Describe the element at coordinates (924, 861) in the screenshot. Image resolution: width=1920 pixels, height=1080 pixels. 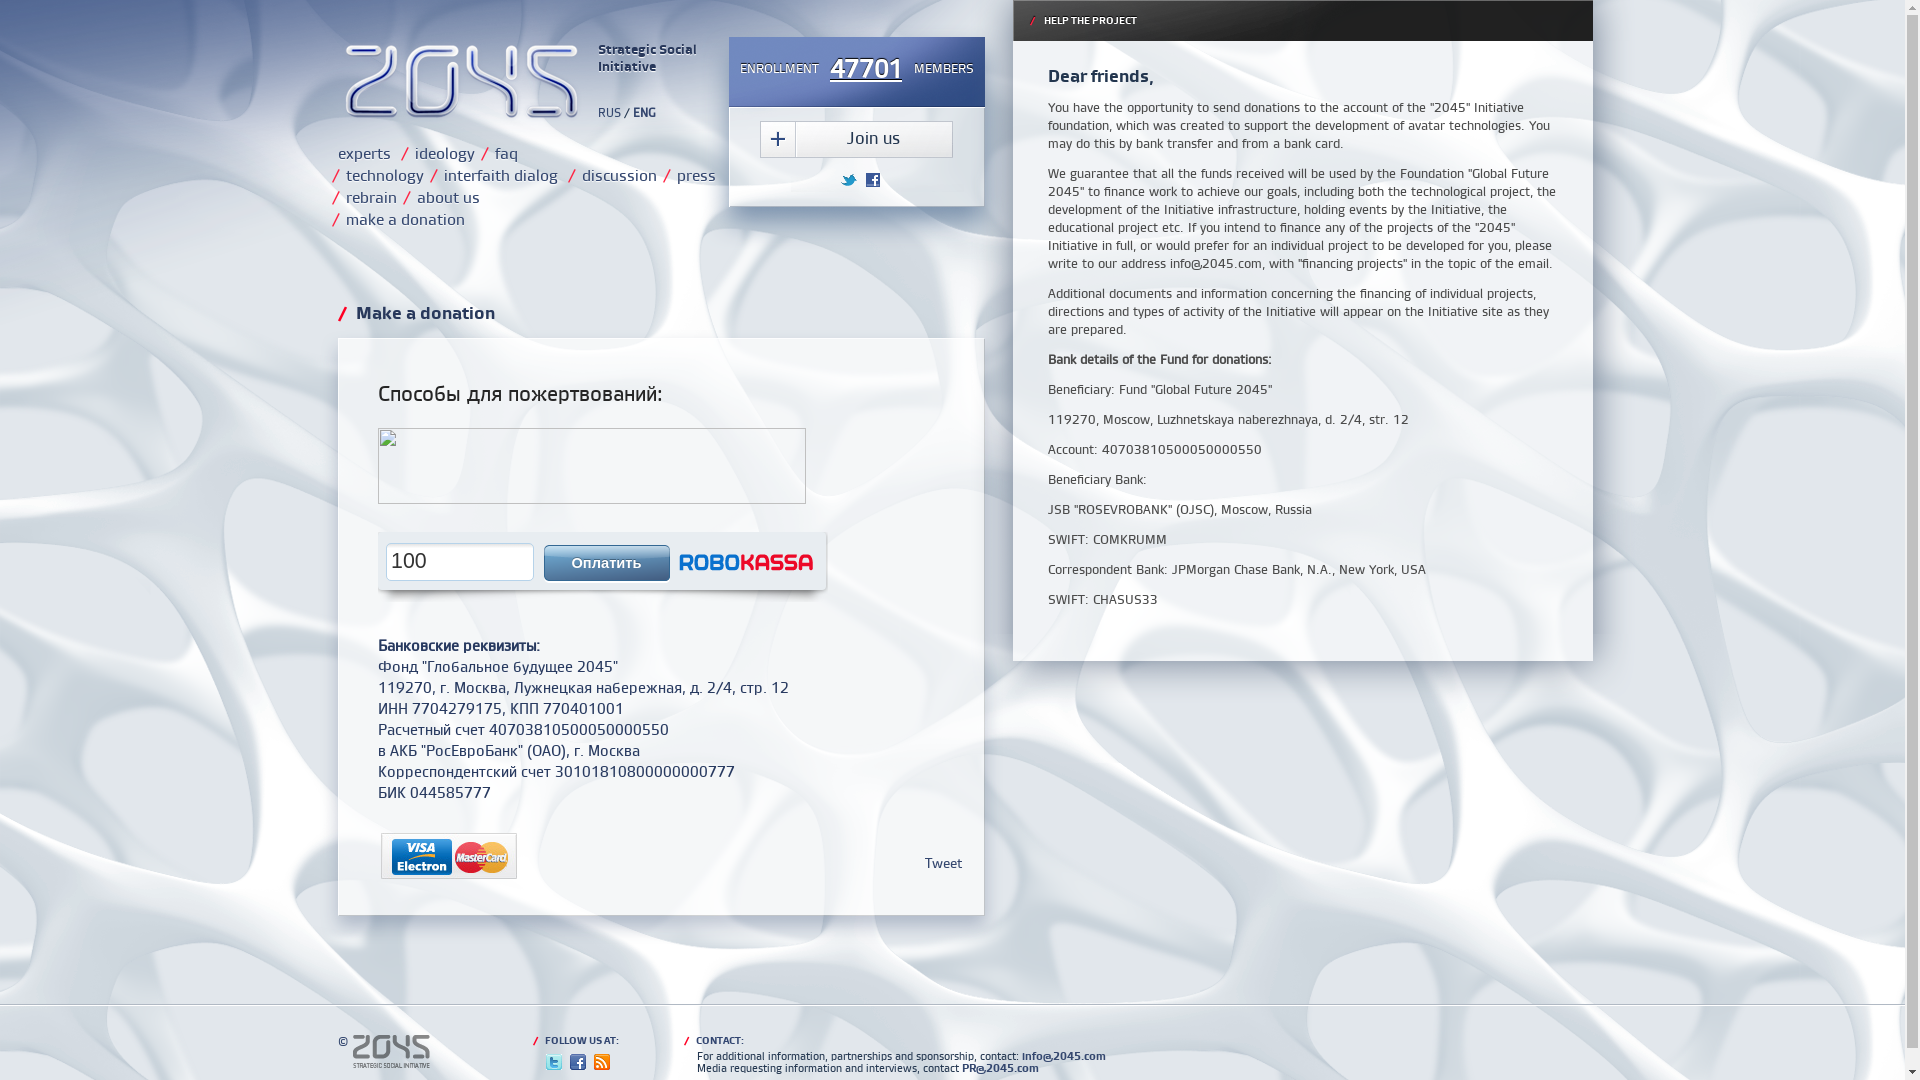
I see `'Tweet'` at that location.